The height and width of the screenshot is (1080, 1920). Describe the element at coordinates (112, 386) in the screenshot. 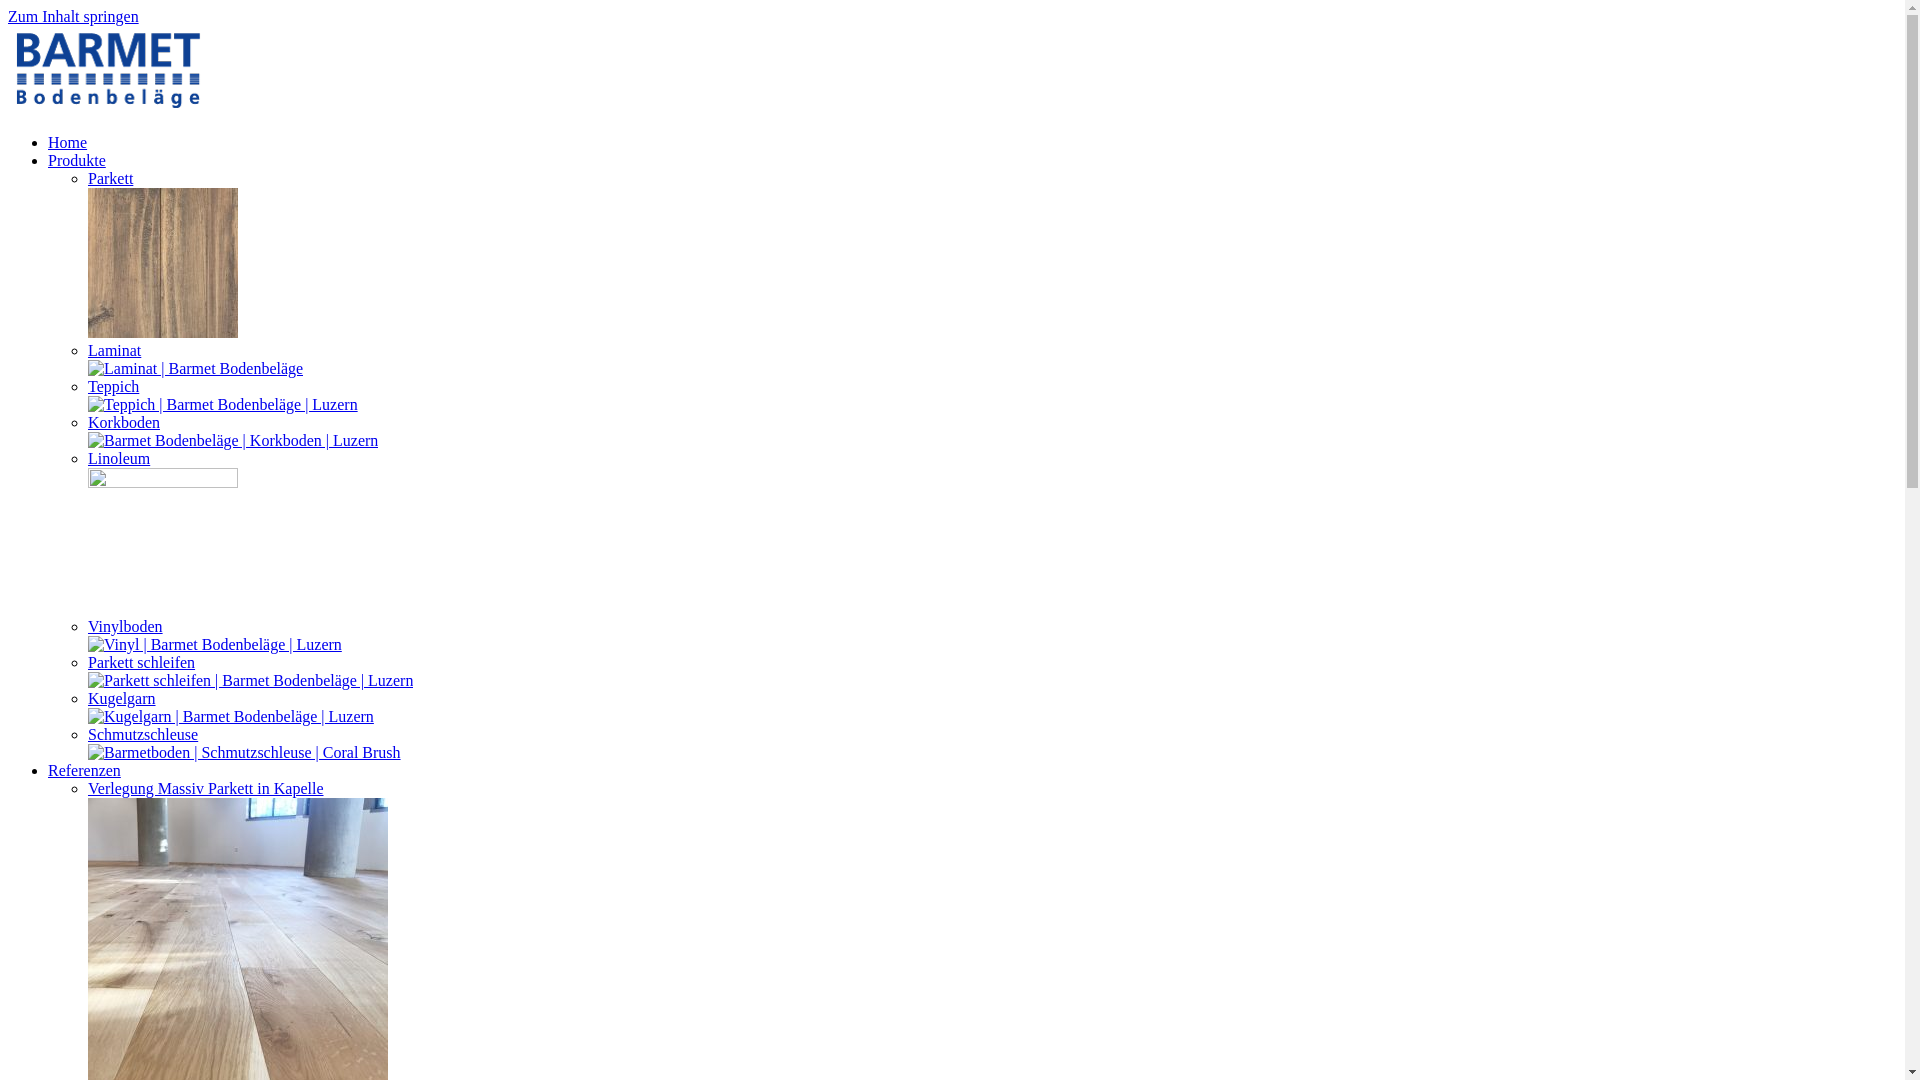

I see `'Teppich'` at that location.